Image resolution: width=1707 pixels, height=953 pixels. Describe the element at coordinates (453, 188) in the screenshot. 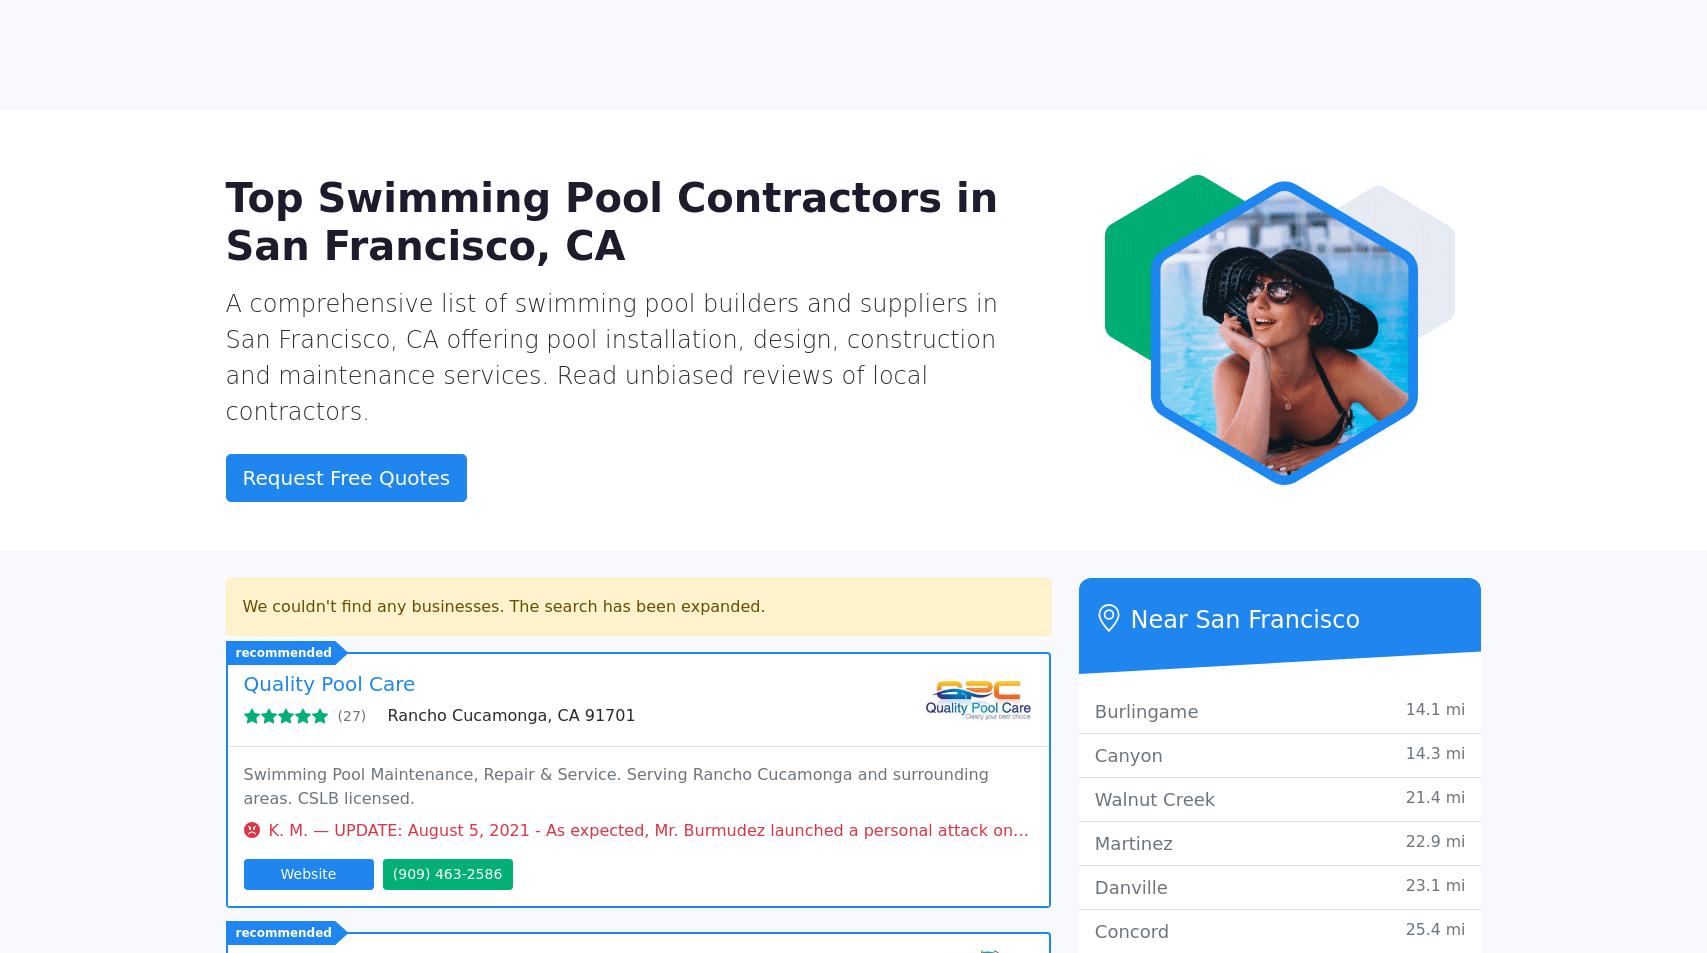

I see `'La Mesa, CA 91942'` at that location.